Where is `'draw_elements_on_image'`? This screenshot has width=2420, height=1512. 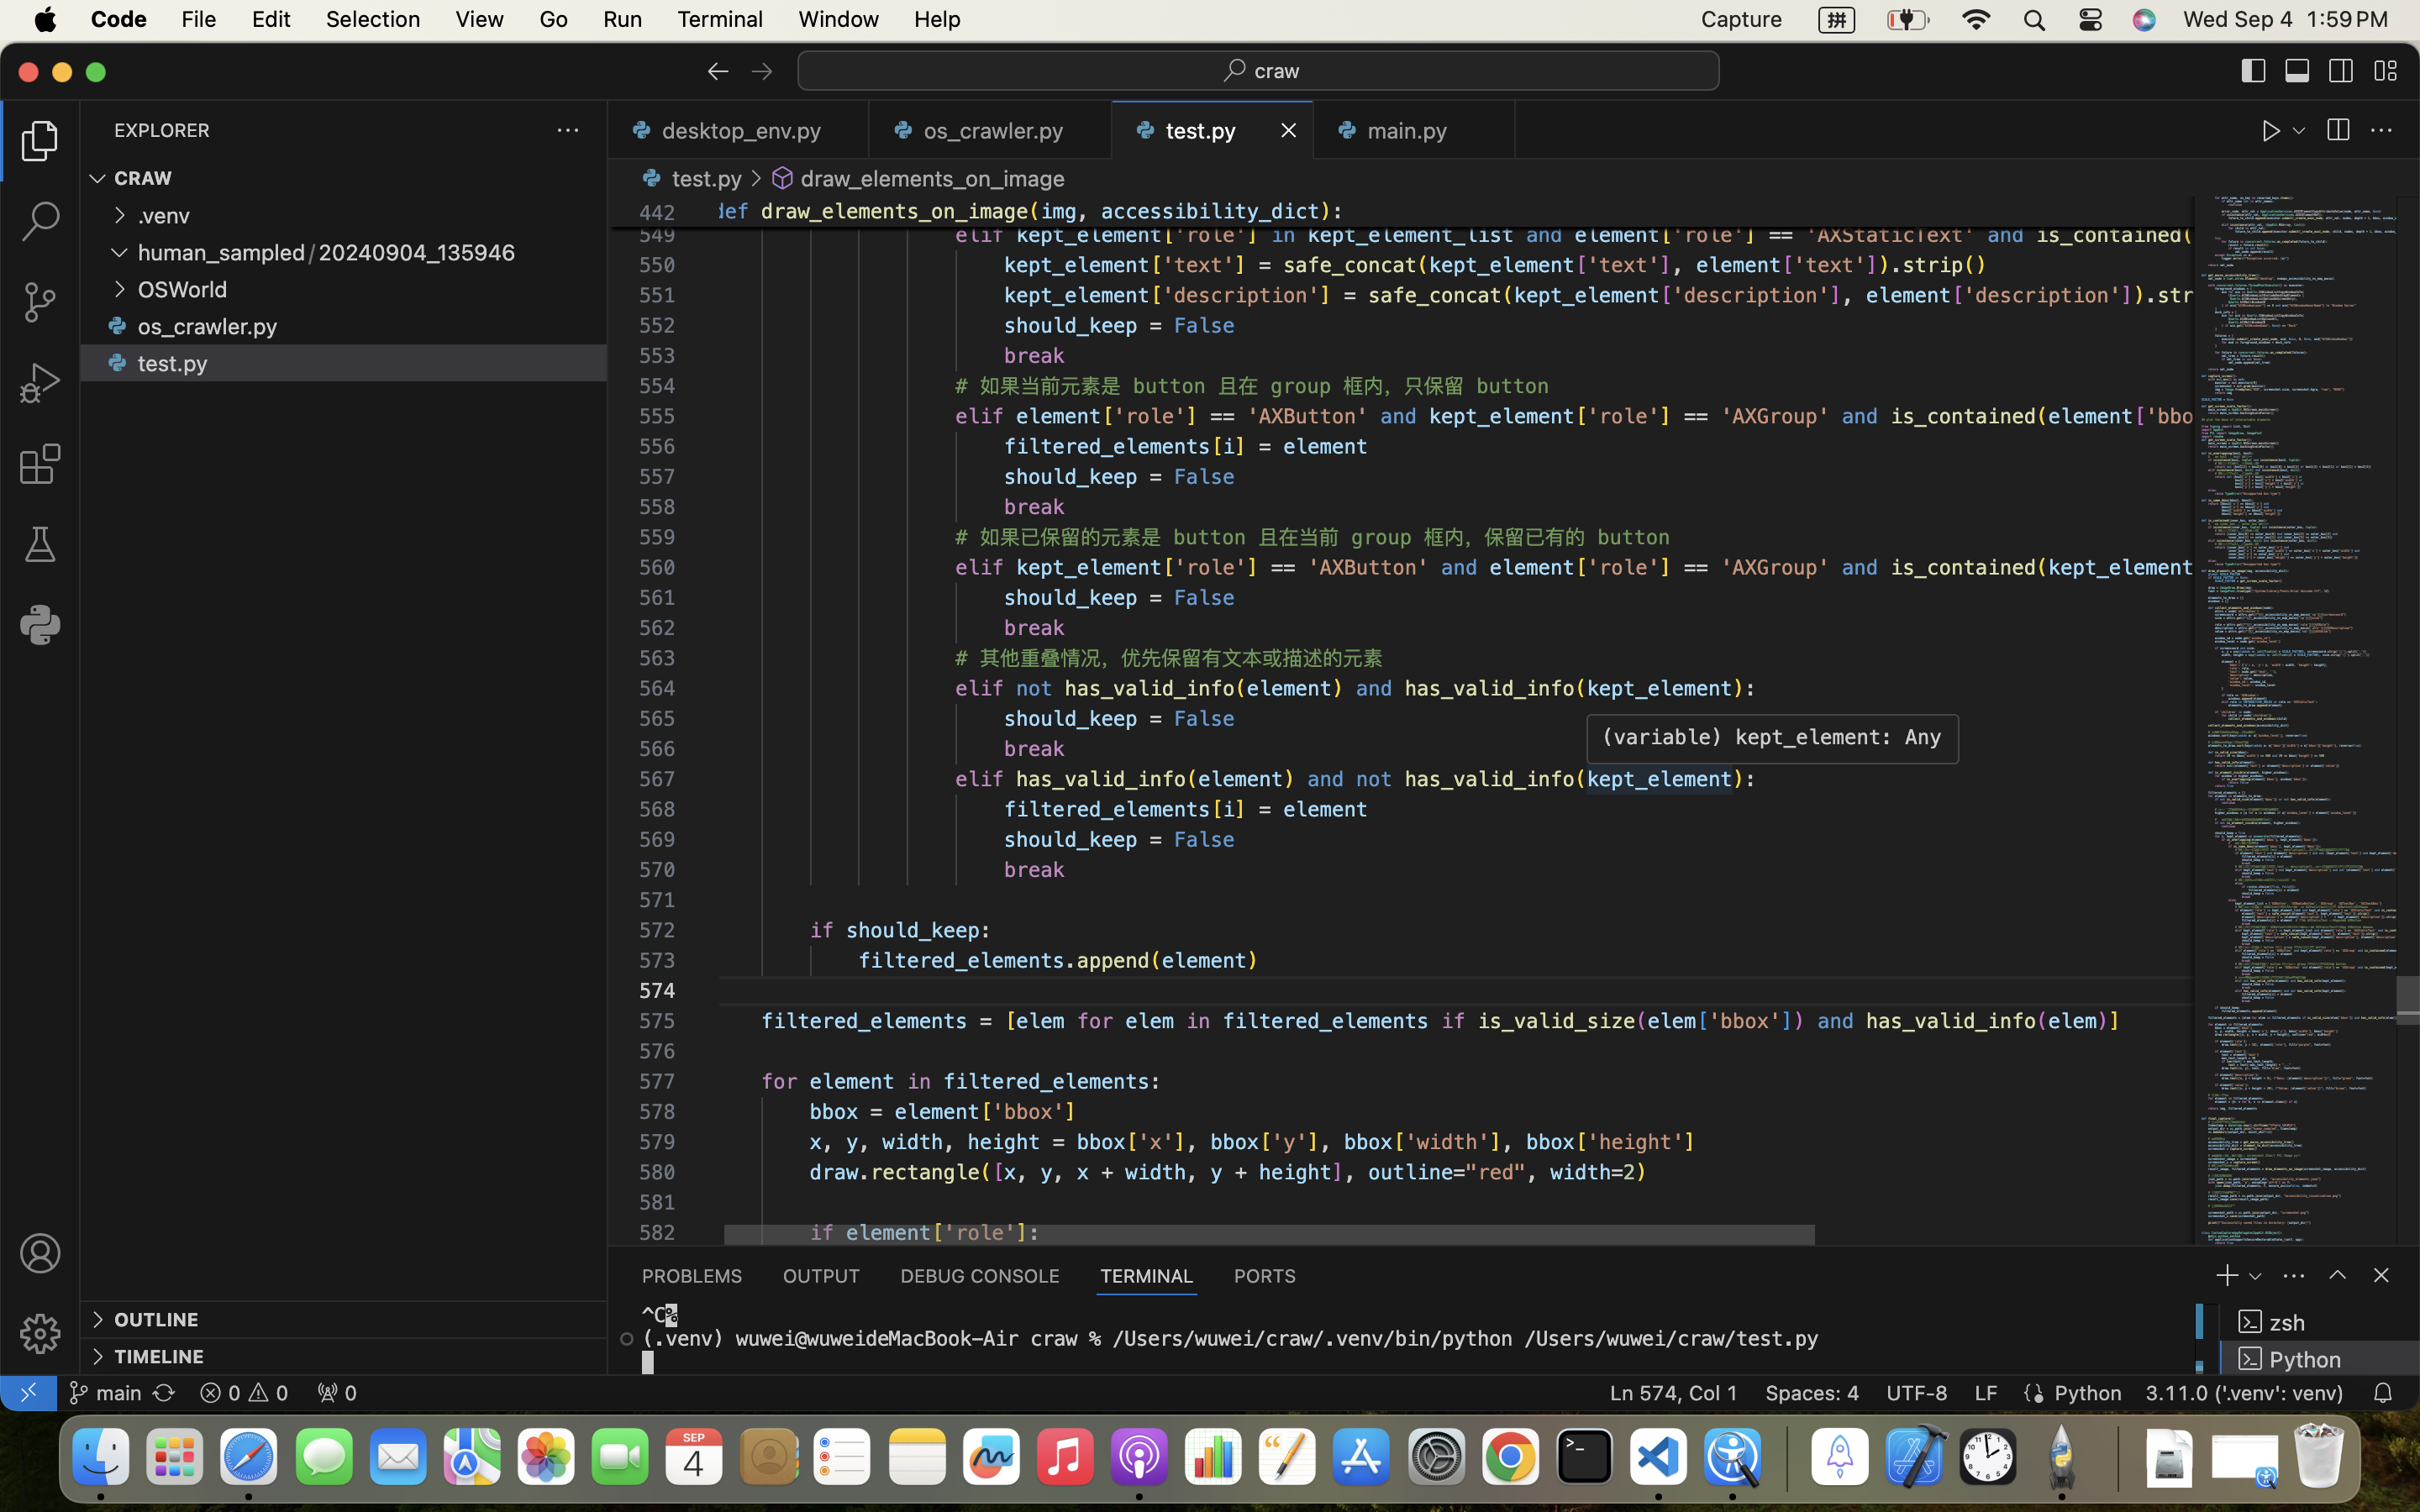 'draw_elements_on_image' is located at coordinates (895, 211).